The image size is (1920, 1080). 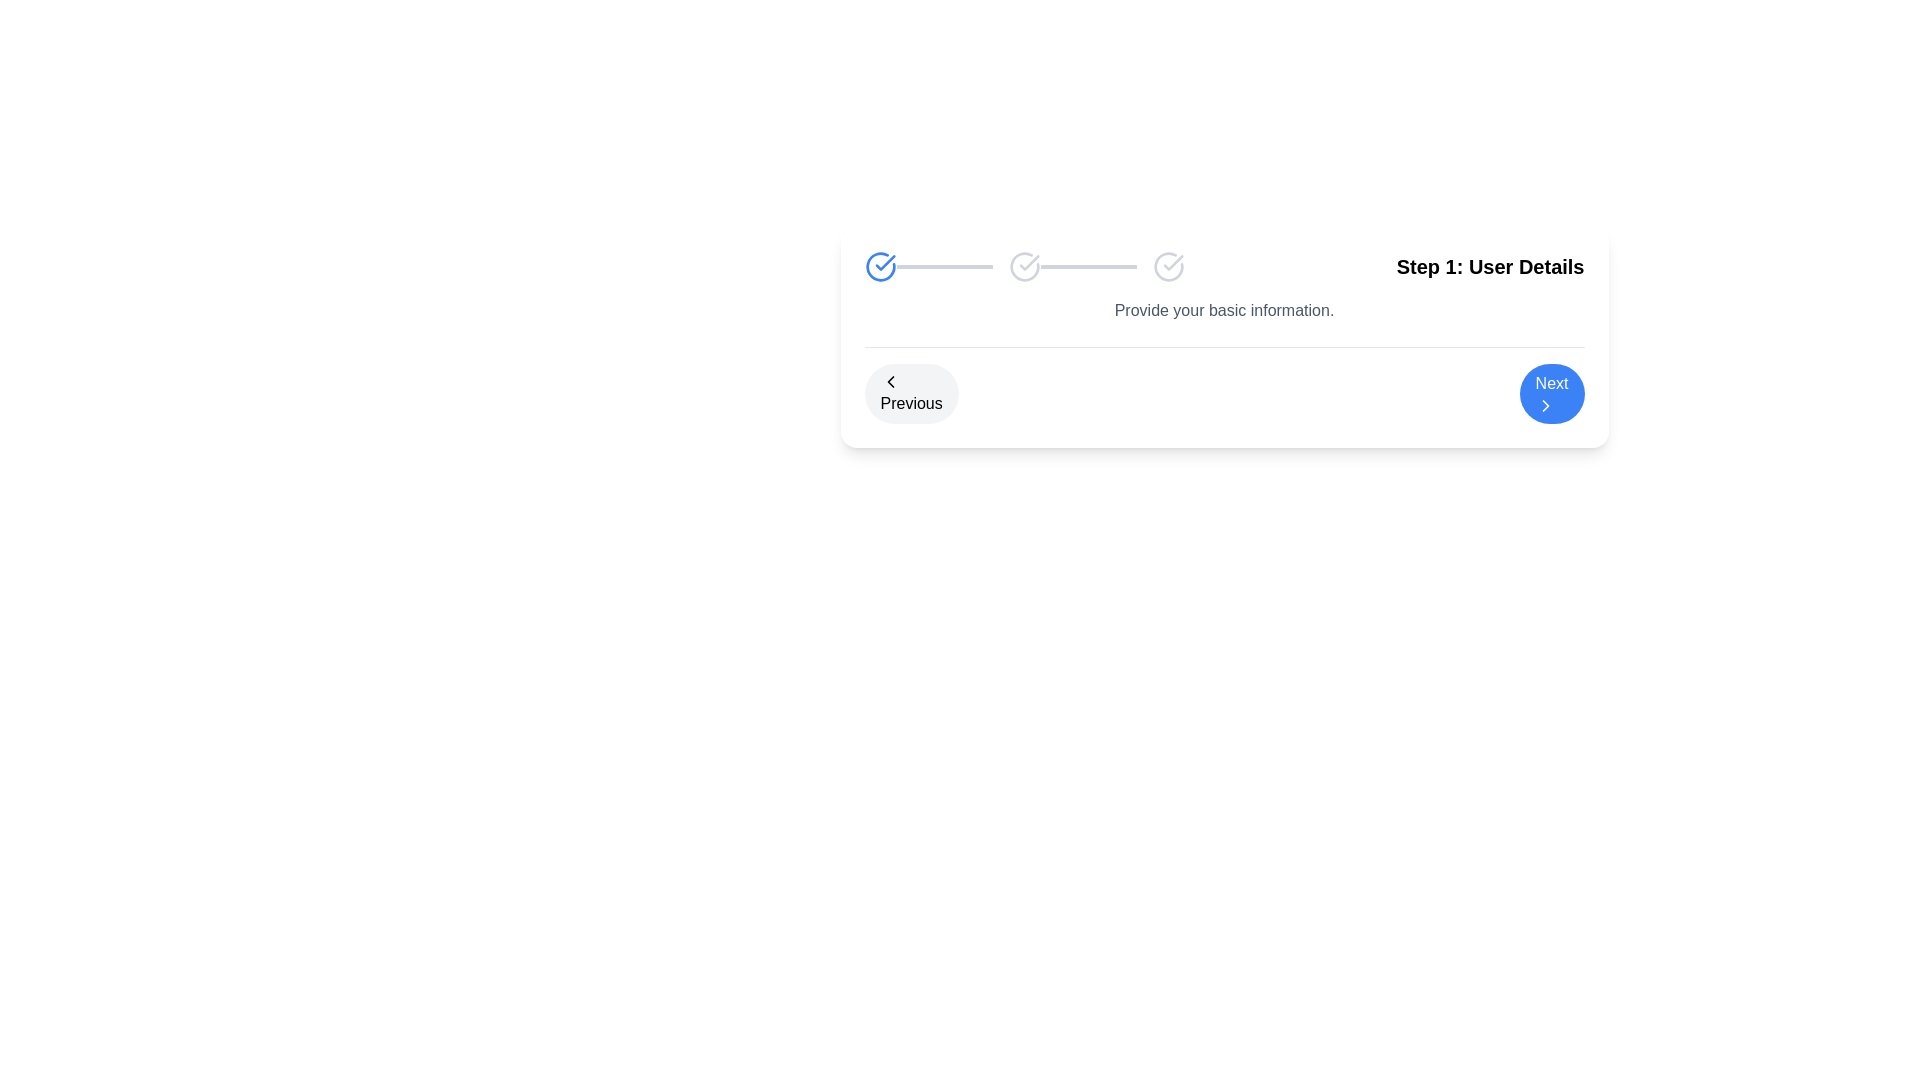 What do you see at coordinates (1223, 265) in the screenshot?
I see `the progress tracker component titled 'Step 1: User Details'` at bounding box center [1223, 265].